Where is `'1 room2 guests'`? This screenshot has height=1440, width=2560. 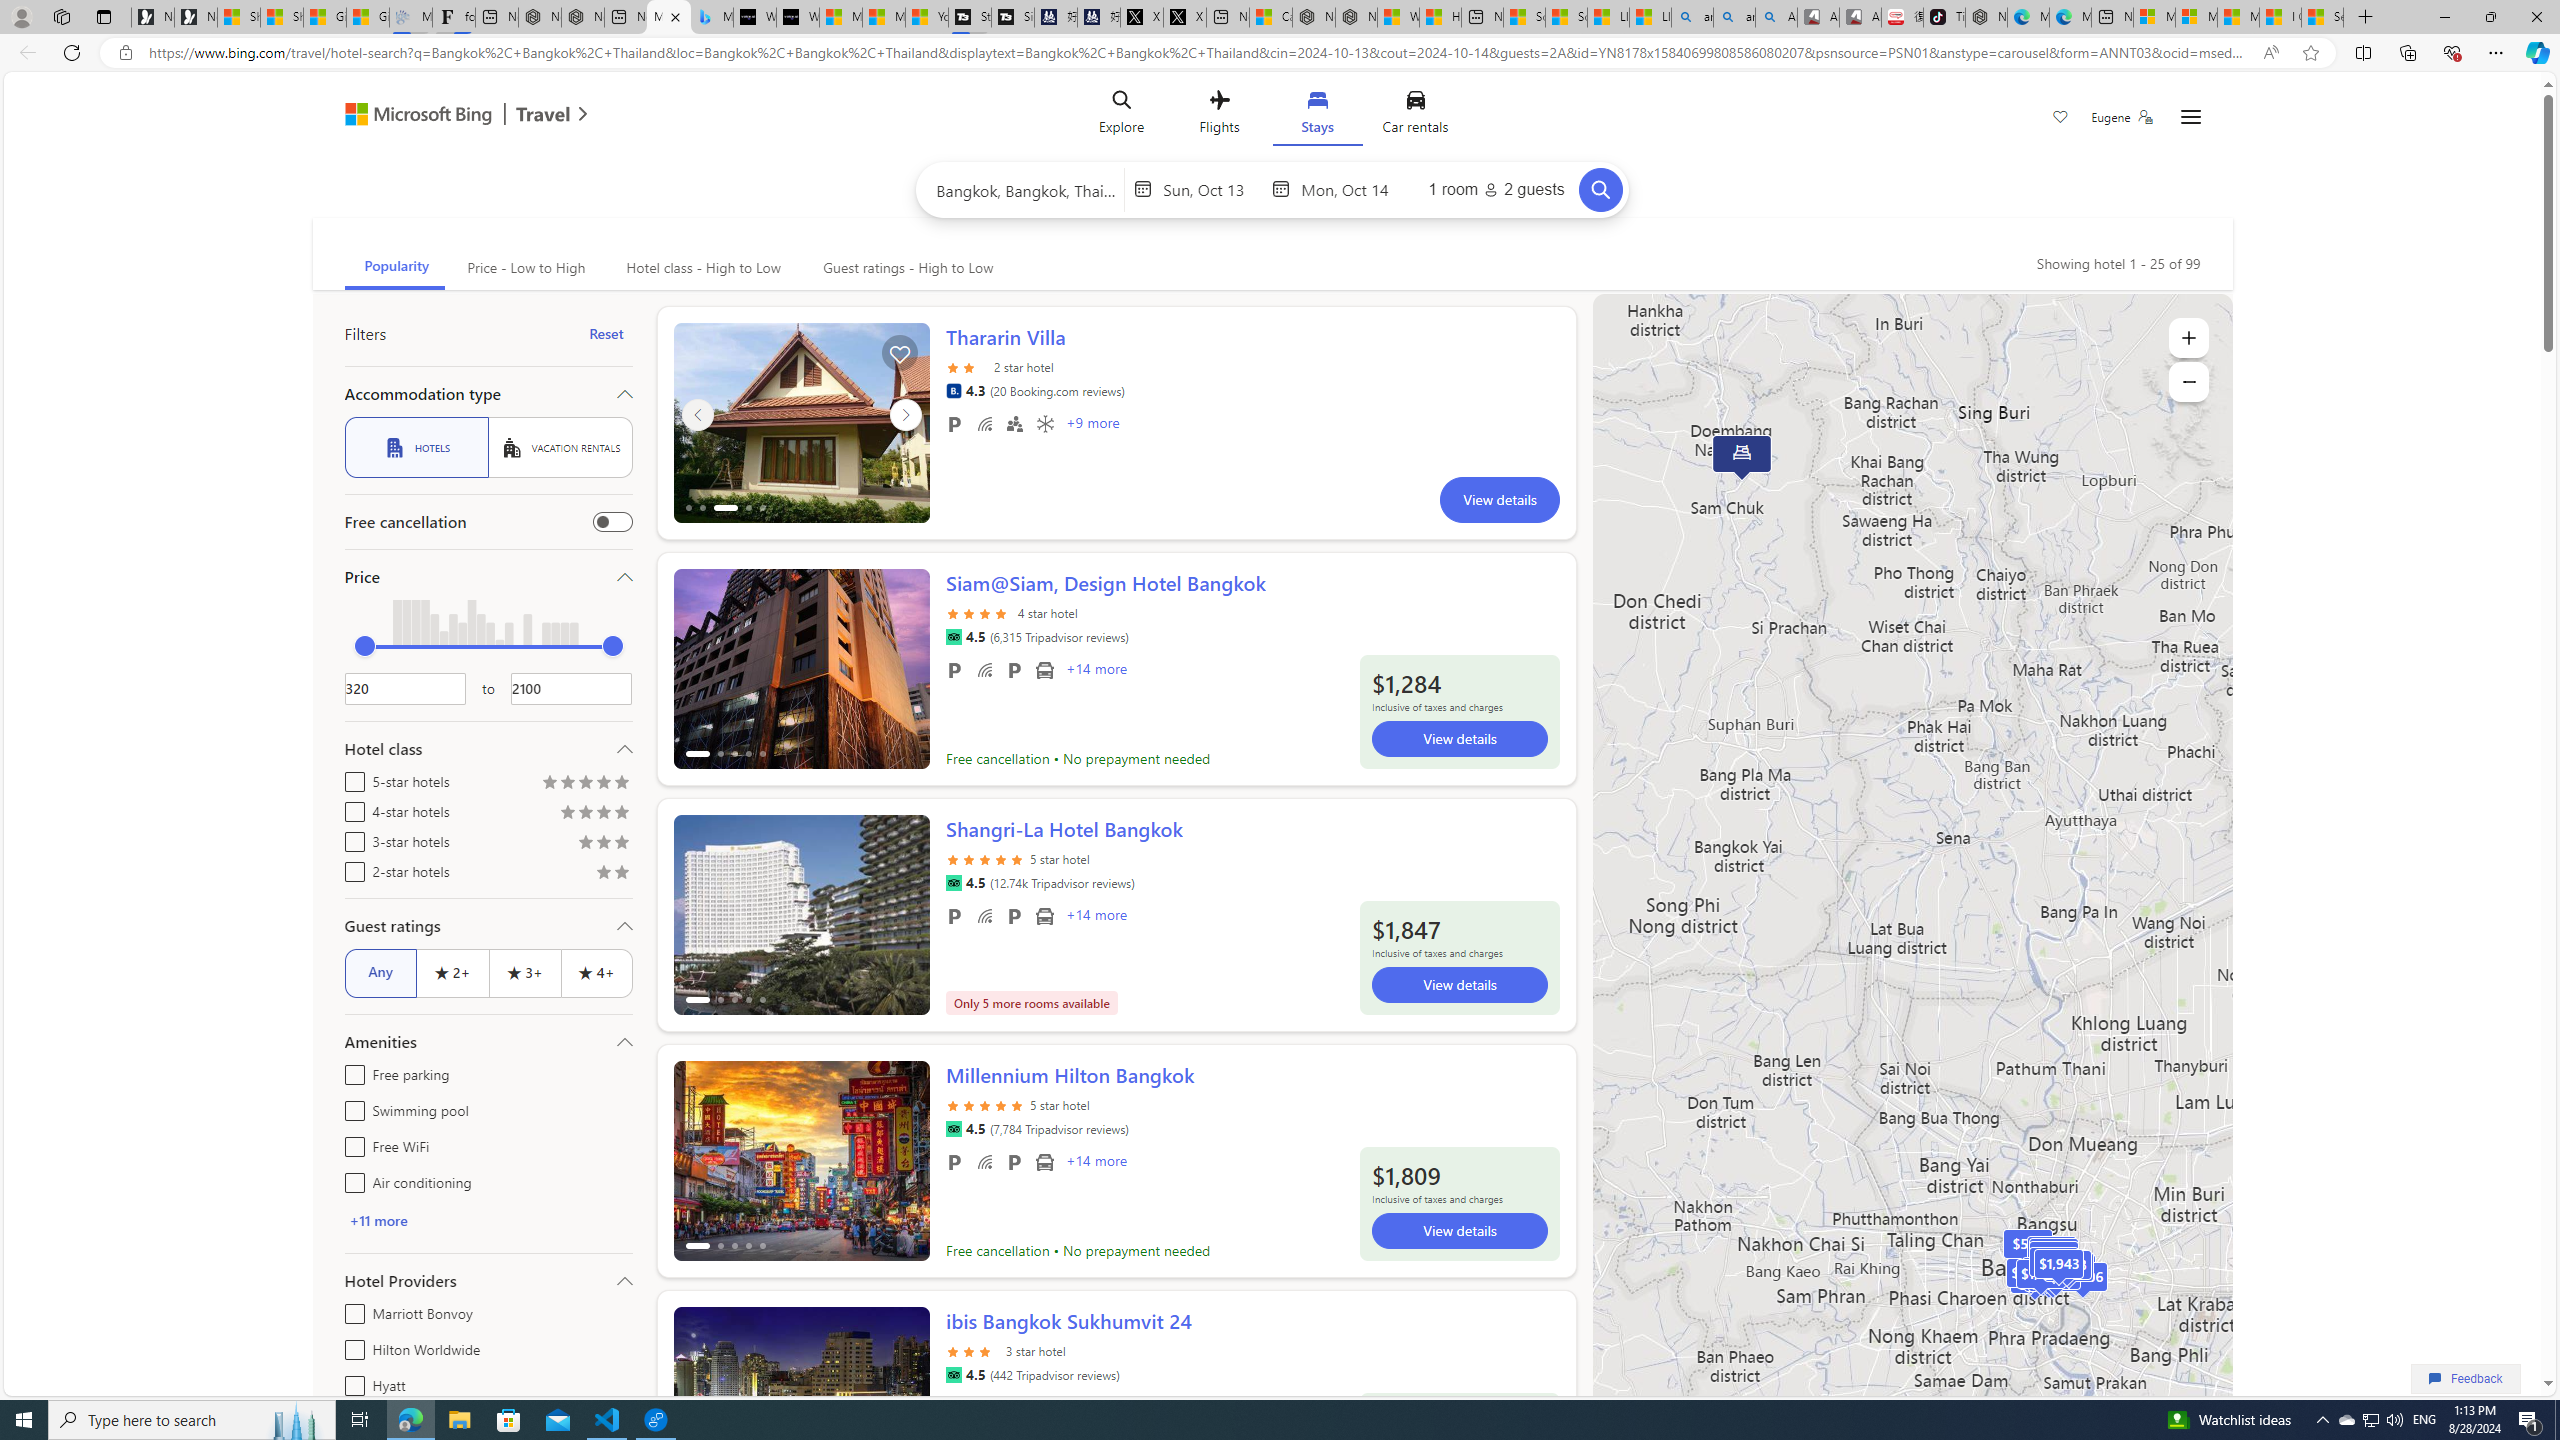
'1 room2 guests' is located at coordinates (1496, 188).